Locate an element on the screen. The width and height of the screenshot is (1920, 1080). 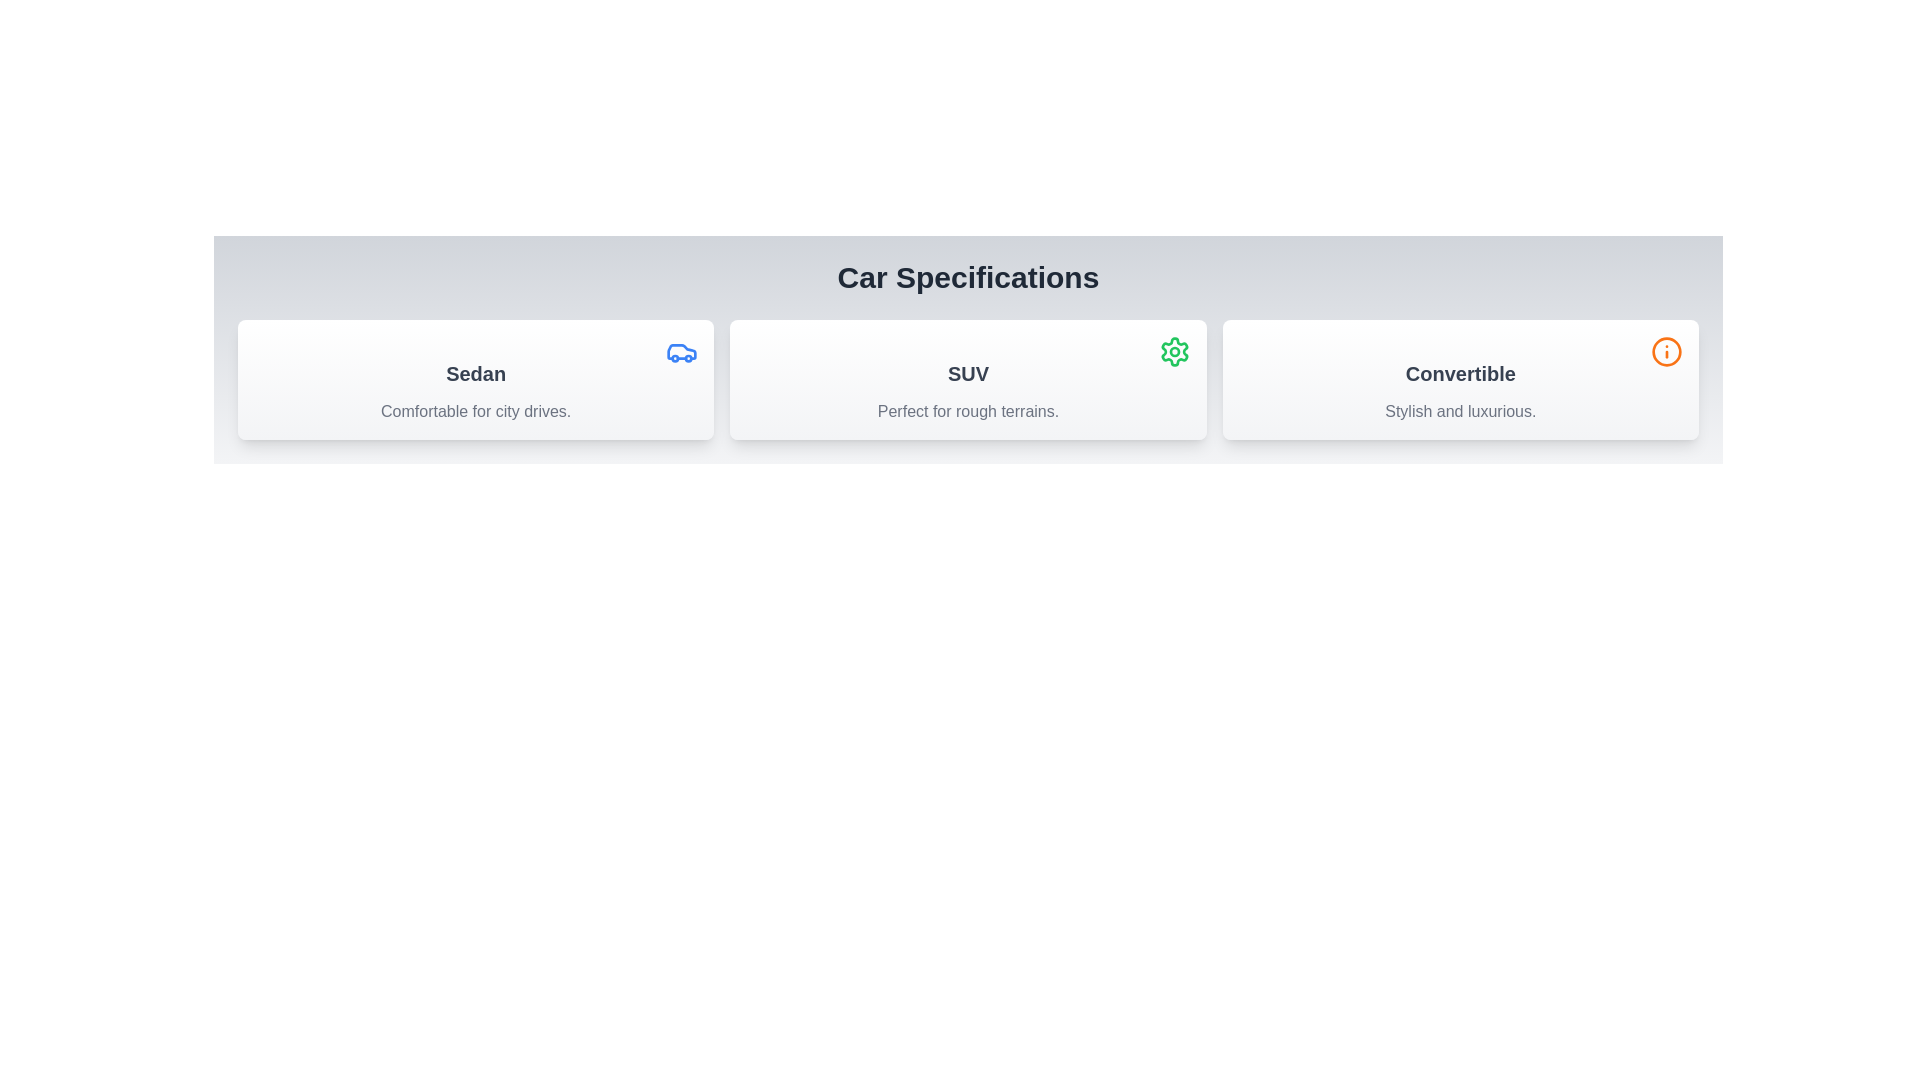
the central circular icon within the orange outlined 'info' icon located at the top-right corner of the 'Convertible' card is located at coordinates (1666, 350).